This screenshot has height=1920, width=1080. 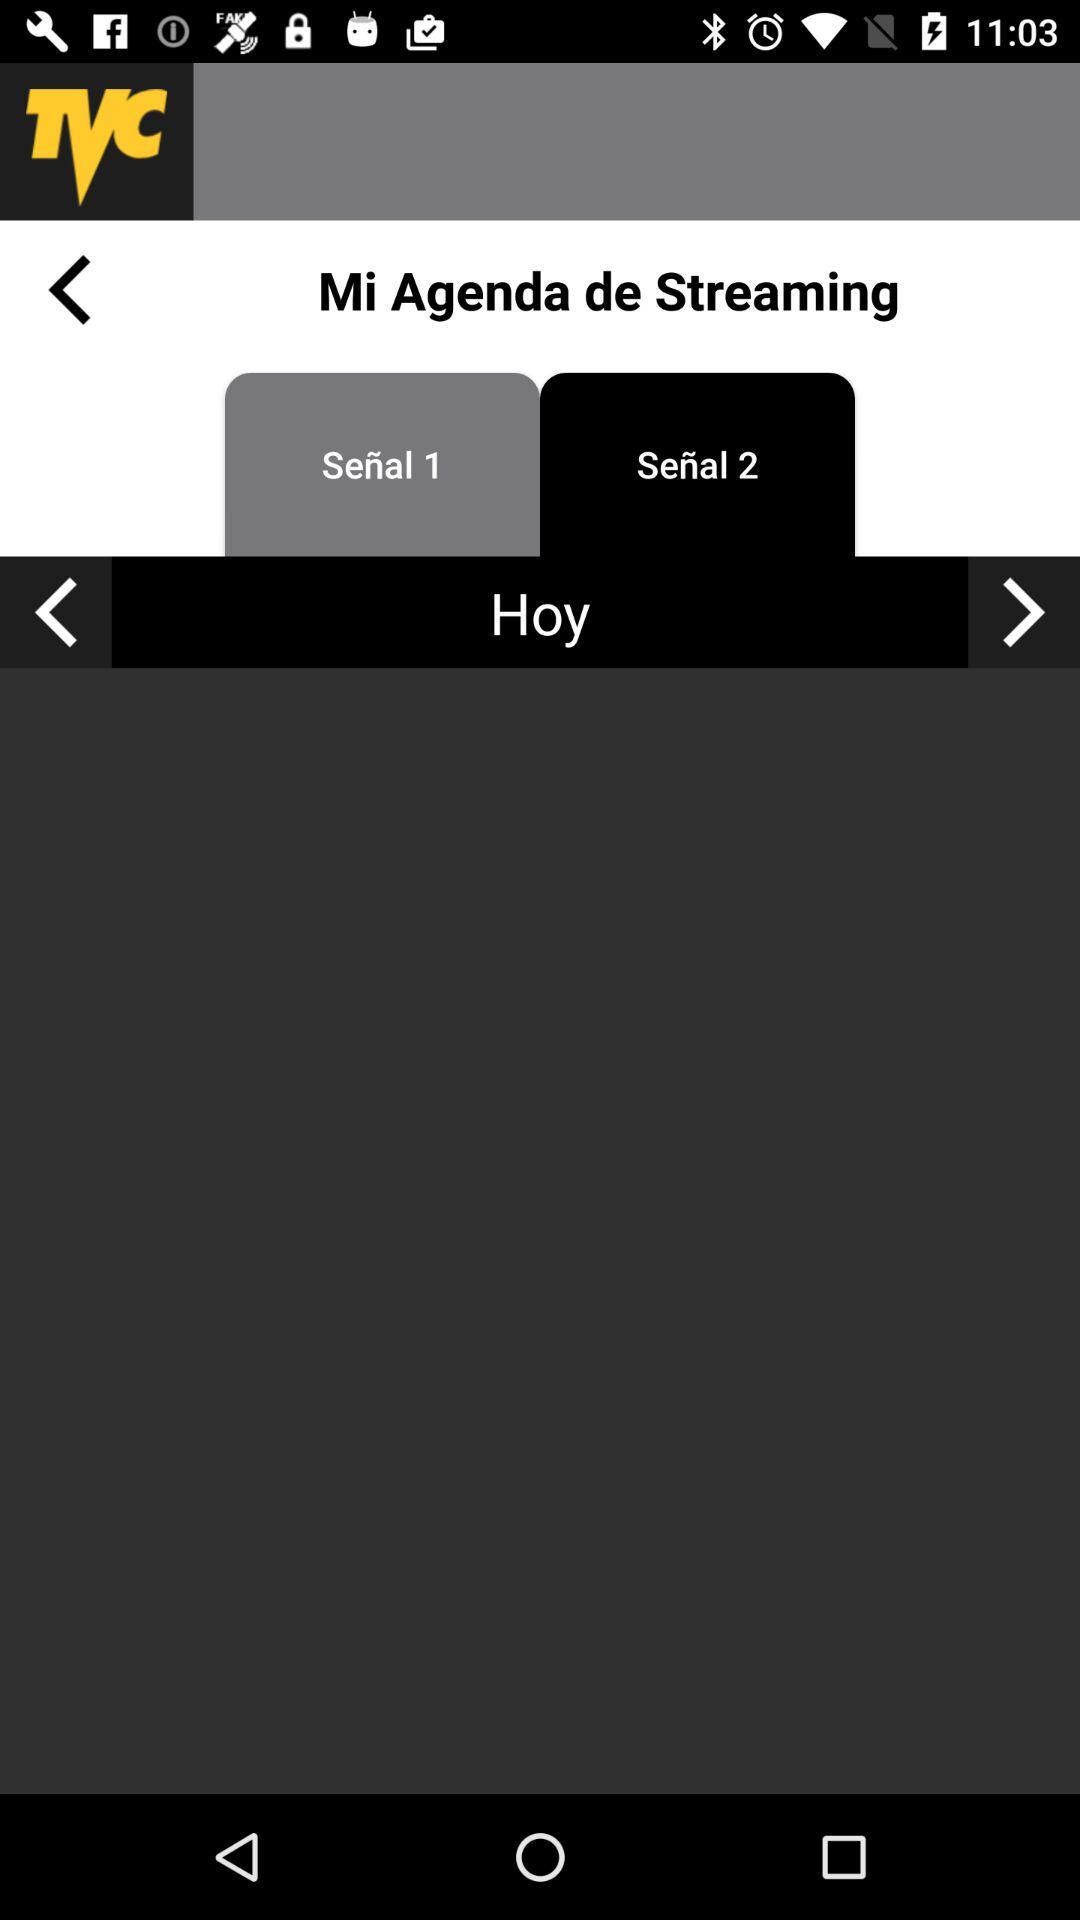 I want to click on go back, so click(x=54, y=611).